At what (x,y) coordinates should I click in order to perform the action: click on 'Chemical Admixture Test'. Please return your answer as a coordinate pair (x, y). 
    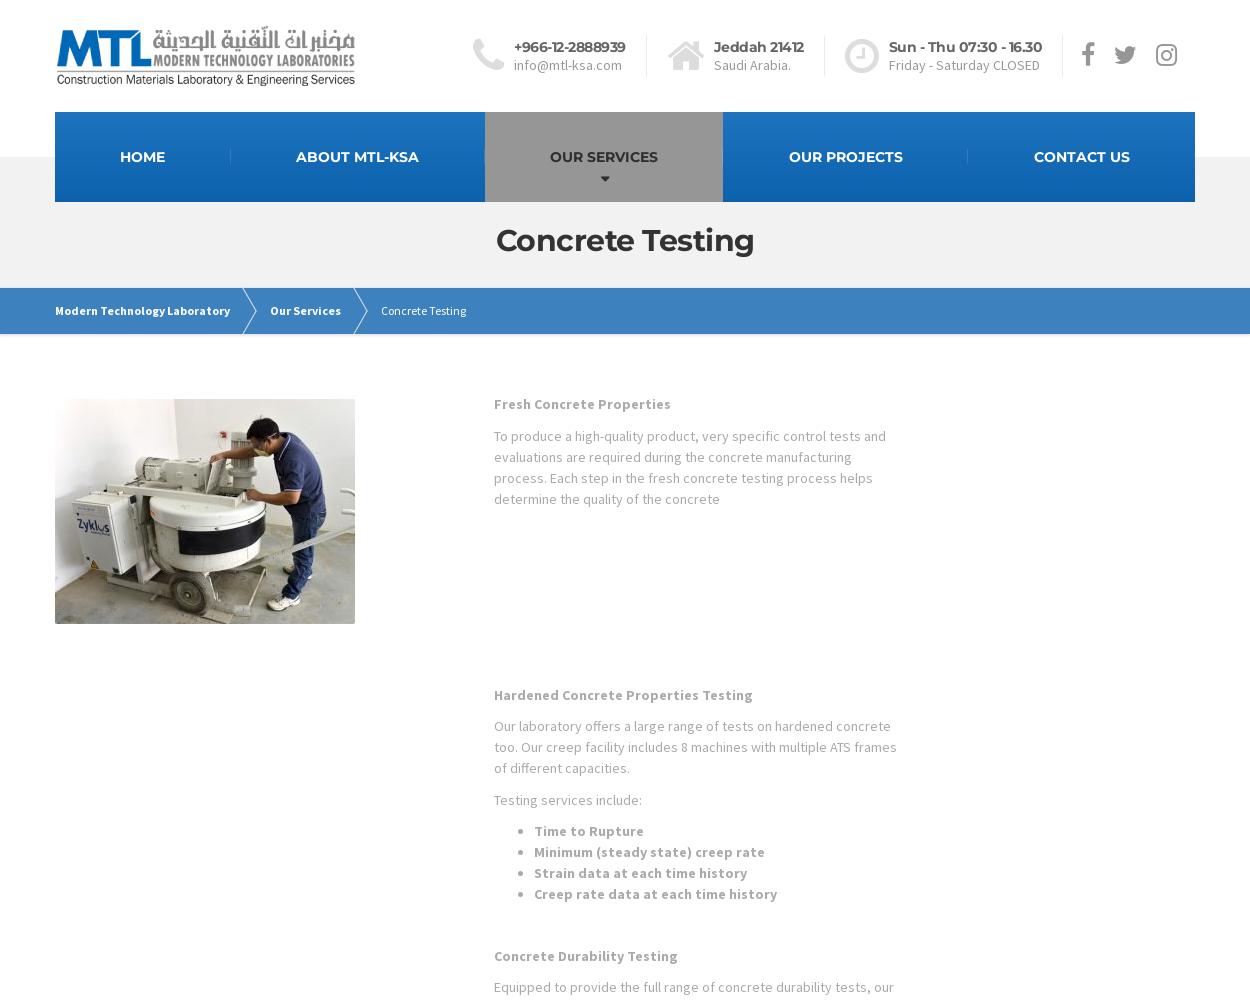
    Looking at the image, I should click on (514, 455).